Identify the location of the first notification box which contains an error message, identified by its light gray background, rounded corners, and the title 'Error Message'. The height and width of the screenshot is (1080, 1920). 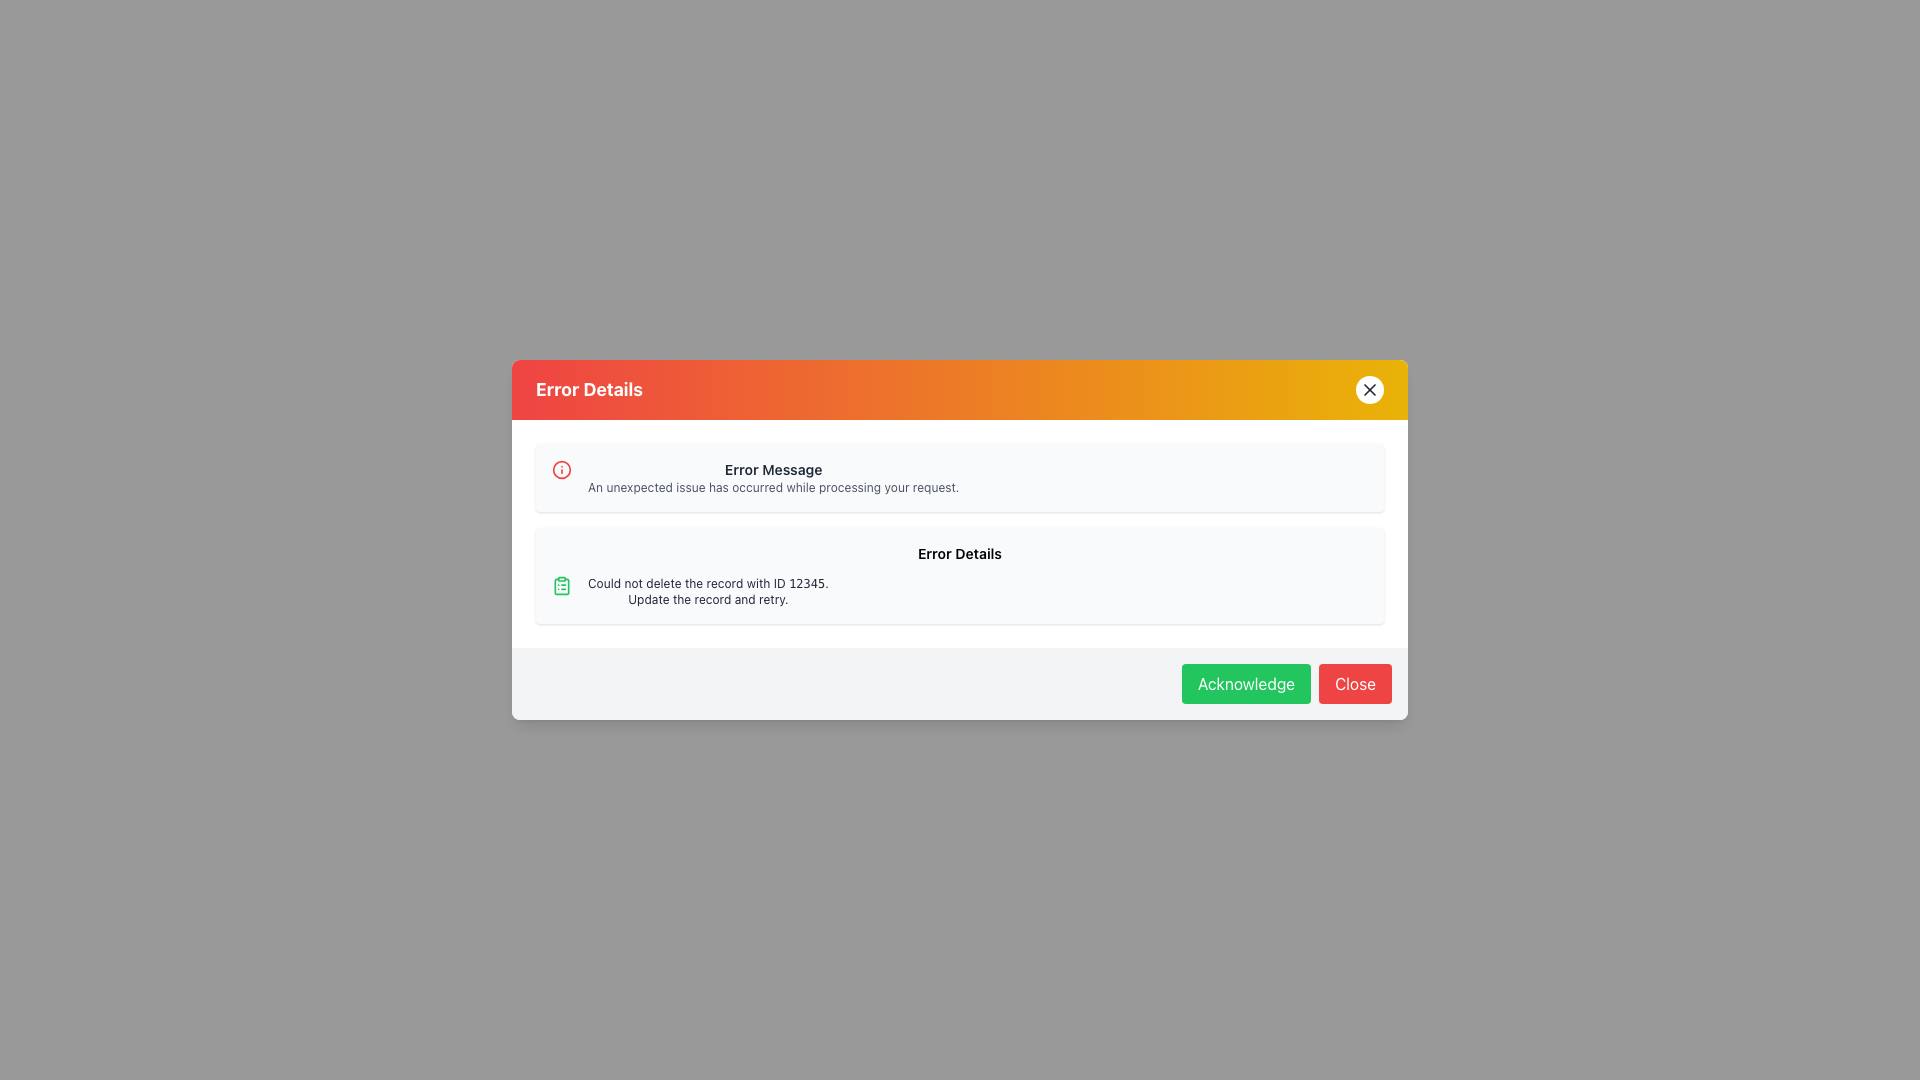
(960, 478).